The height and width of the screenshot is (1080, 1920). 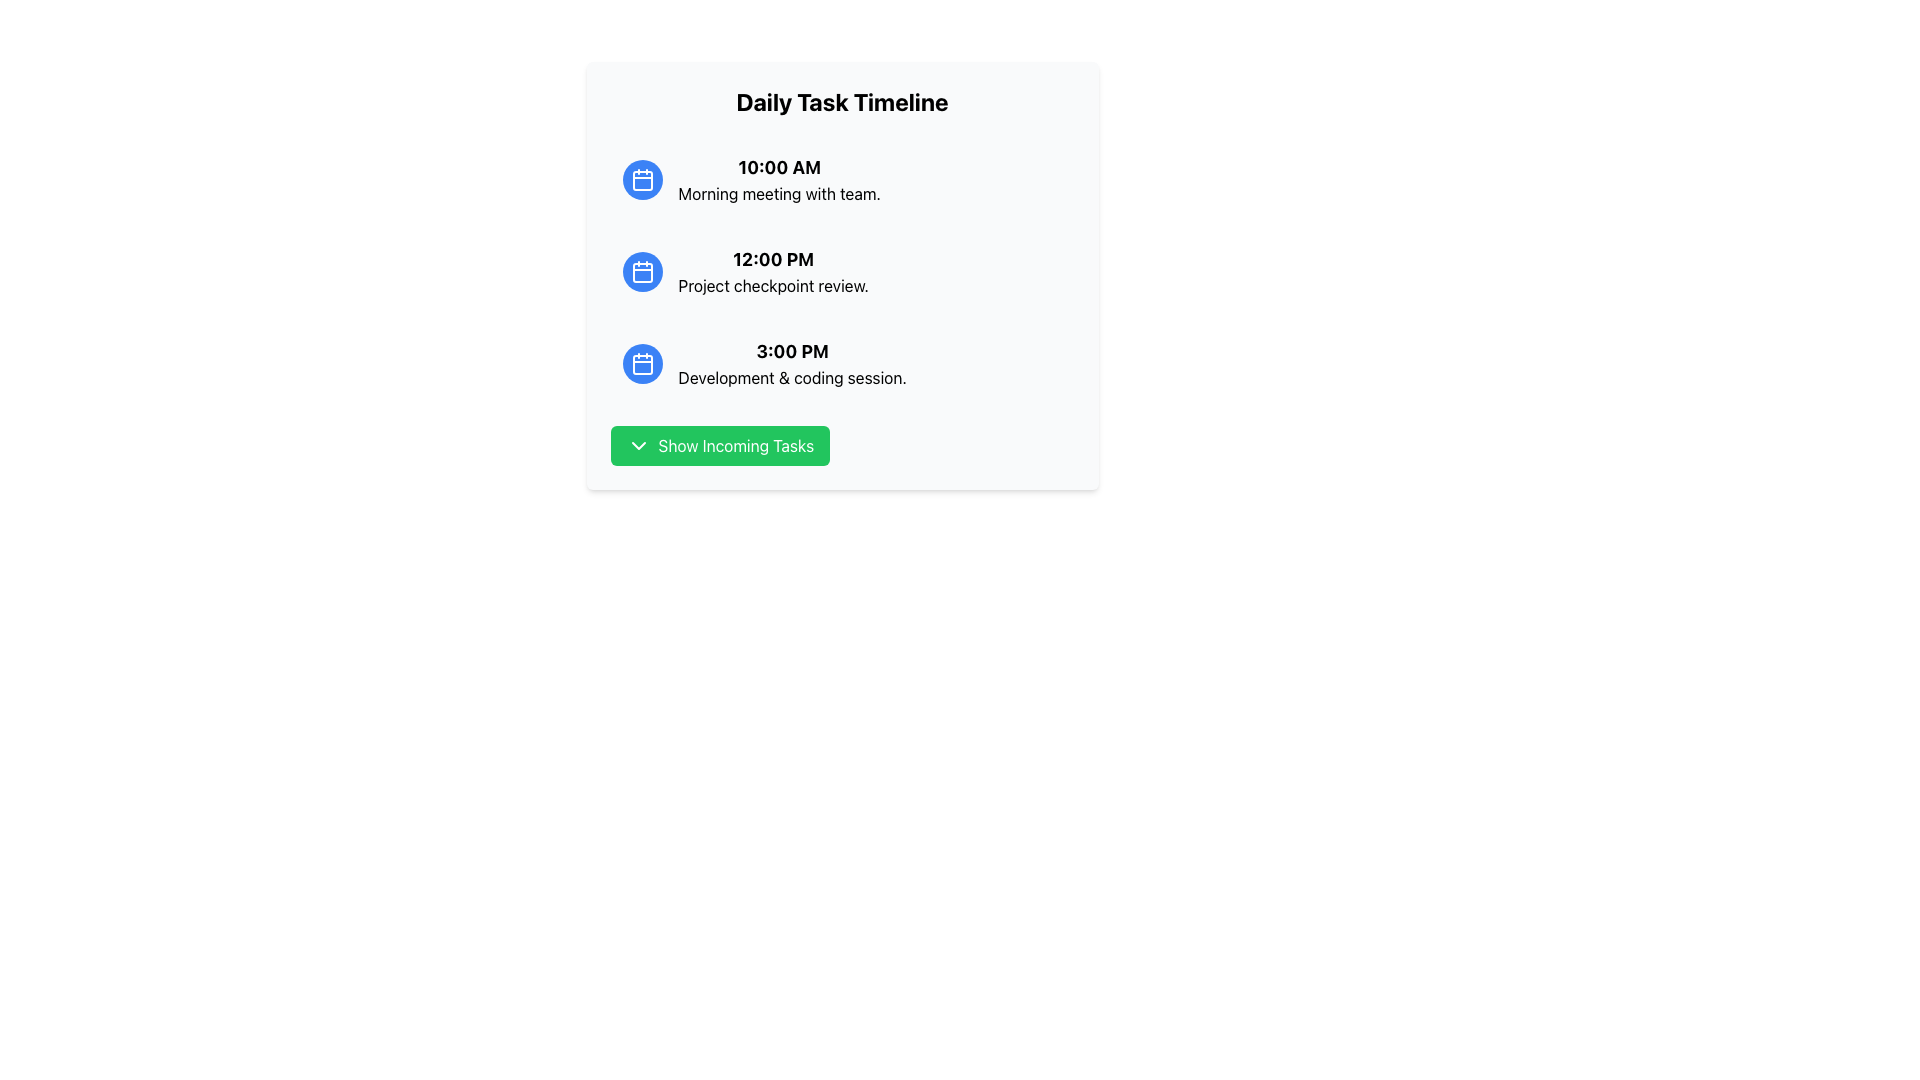 What do you see at coordinates (772, 272) in the screenshot?
I see `the Text Display element that shows '12:00 PM' and 'Project checkpoint review' in the Daily Task Timeline` at bounding box center [772, 272].